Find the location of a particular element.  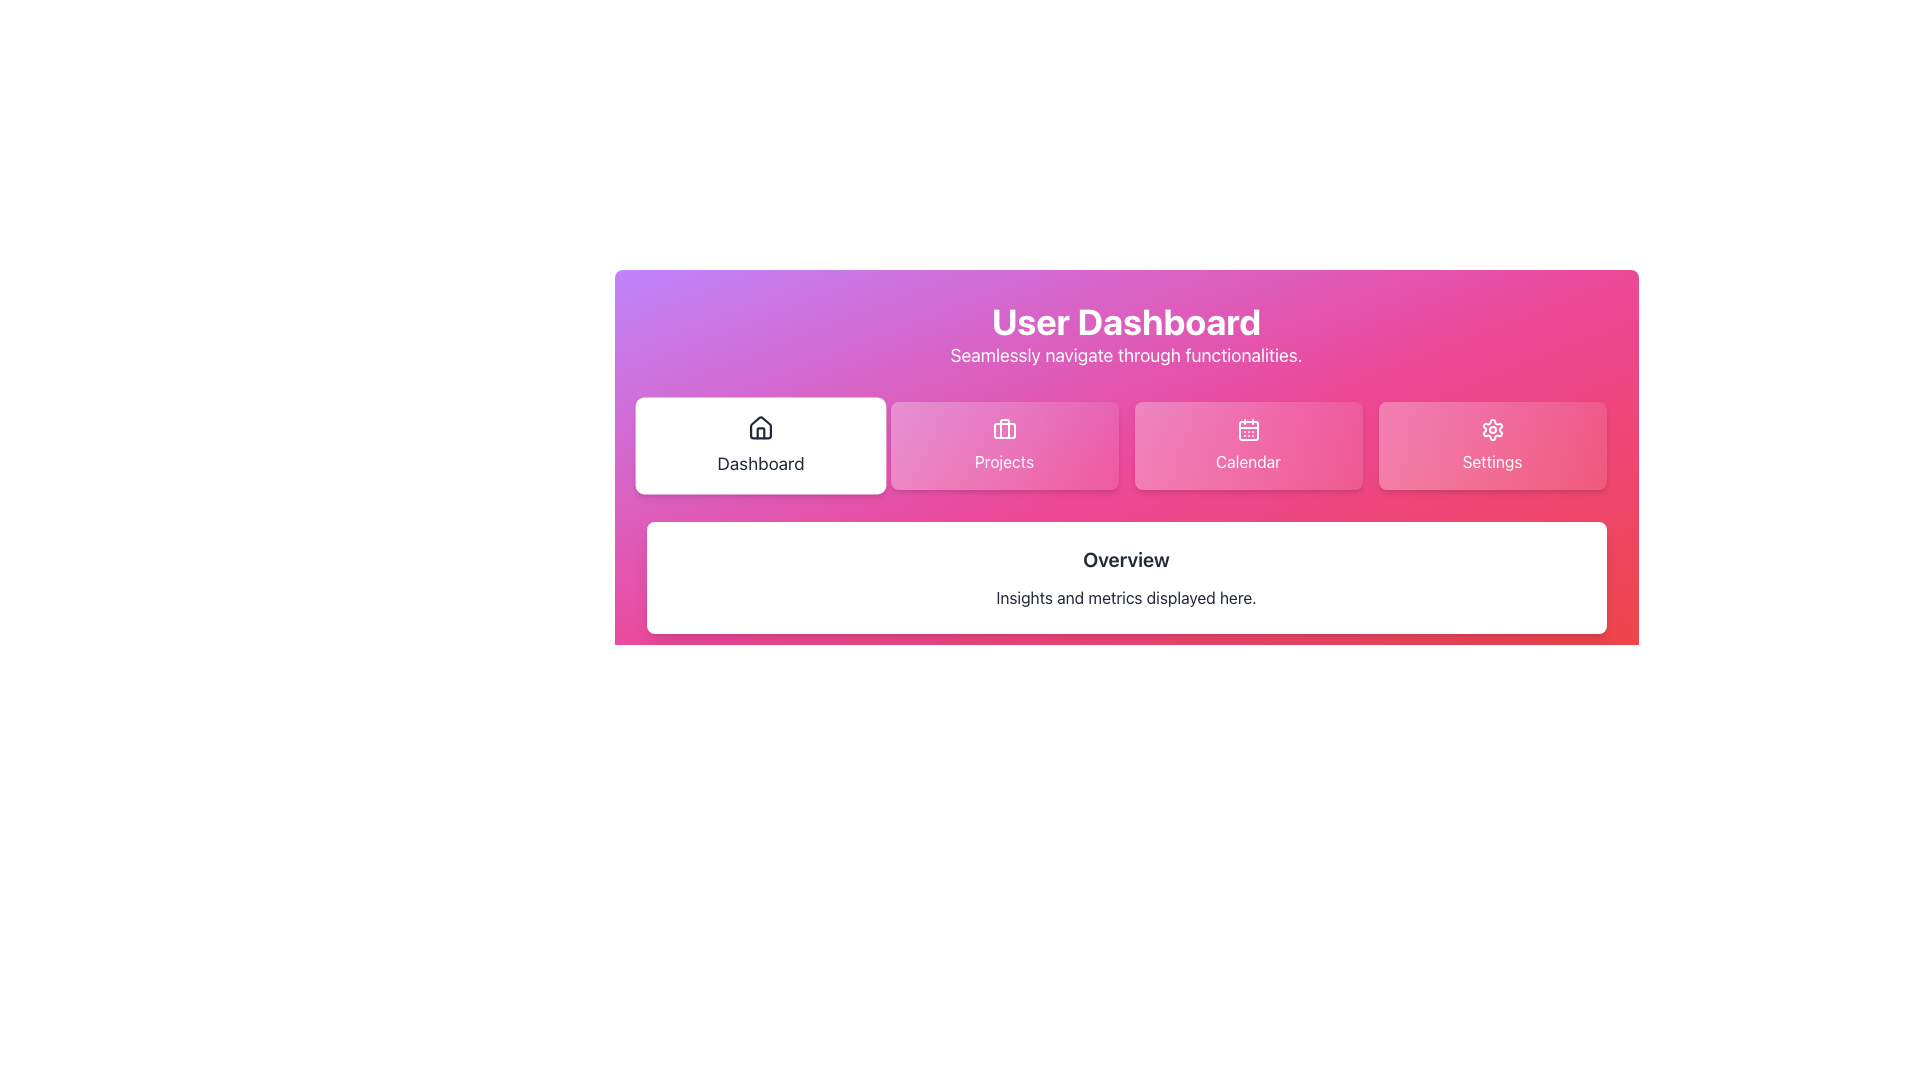

instructions displayed in the text 'Seamlessly navigate through functionalities.' located below the 'User Dashboard' heading on the gradient pink-purple background is located at coordinates (1126, 354).